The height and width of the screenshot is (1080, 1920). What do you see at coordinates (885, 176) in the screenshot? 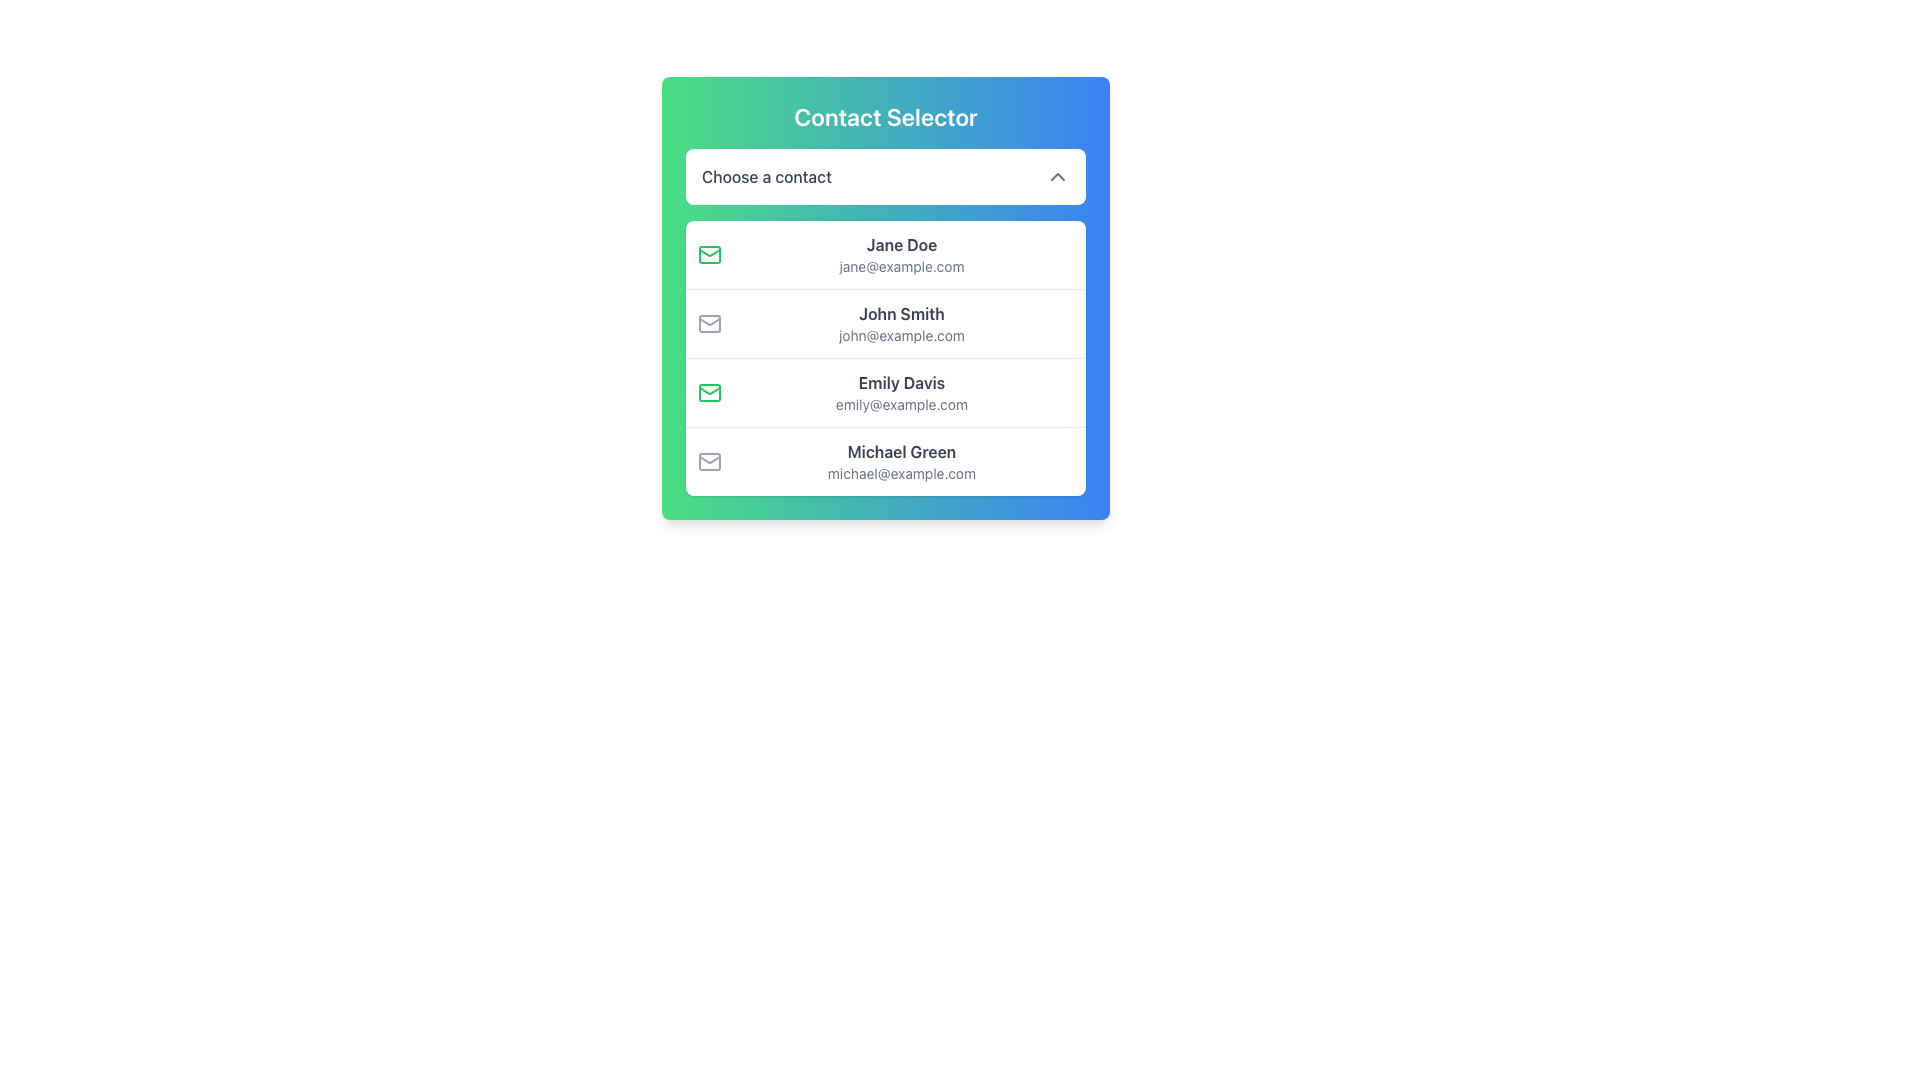
I see `the Dropdown selector labeled 'Choose a contact'` at bounding box center [885, 176].